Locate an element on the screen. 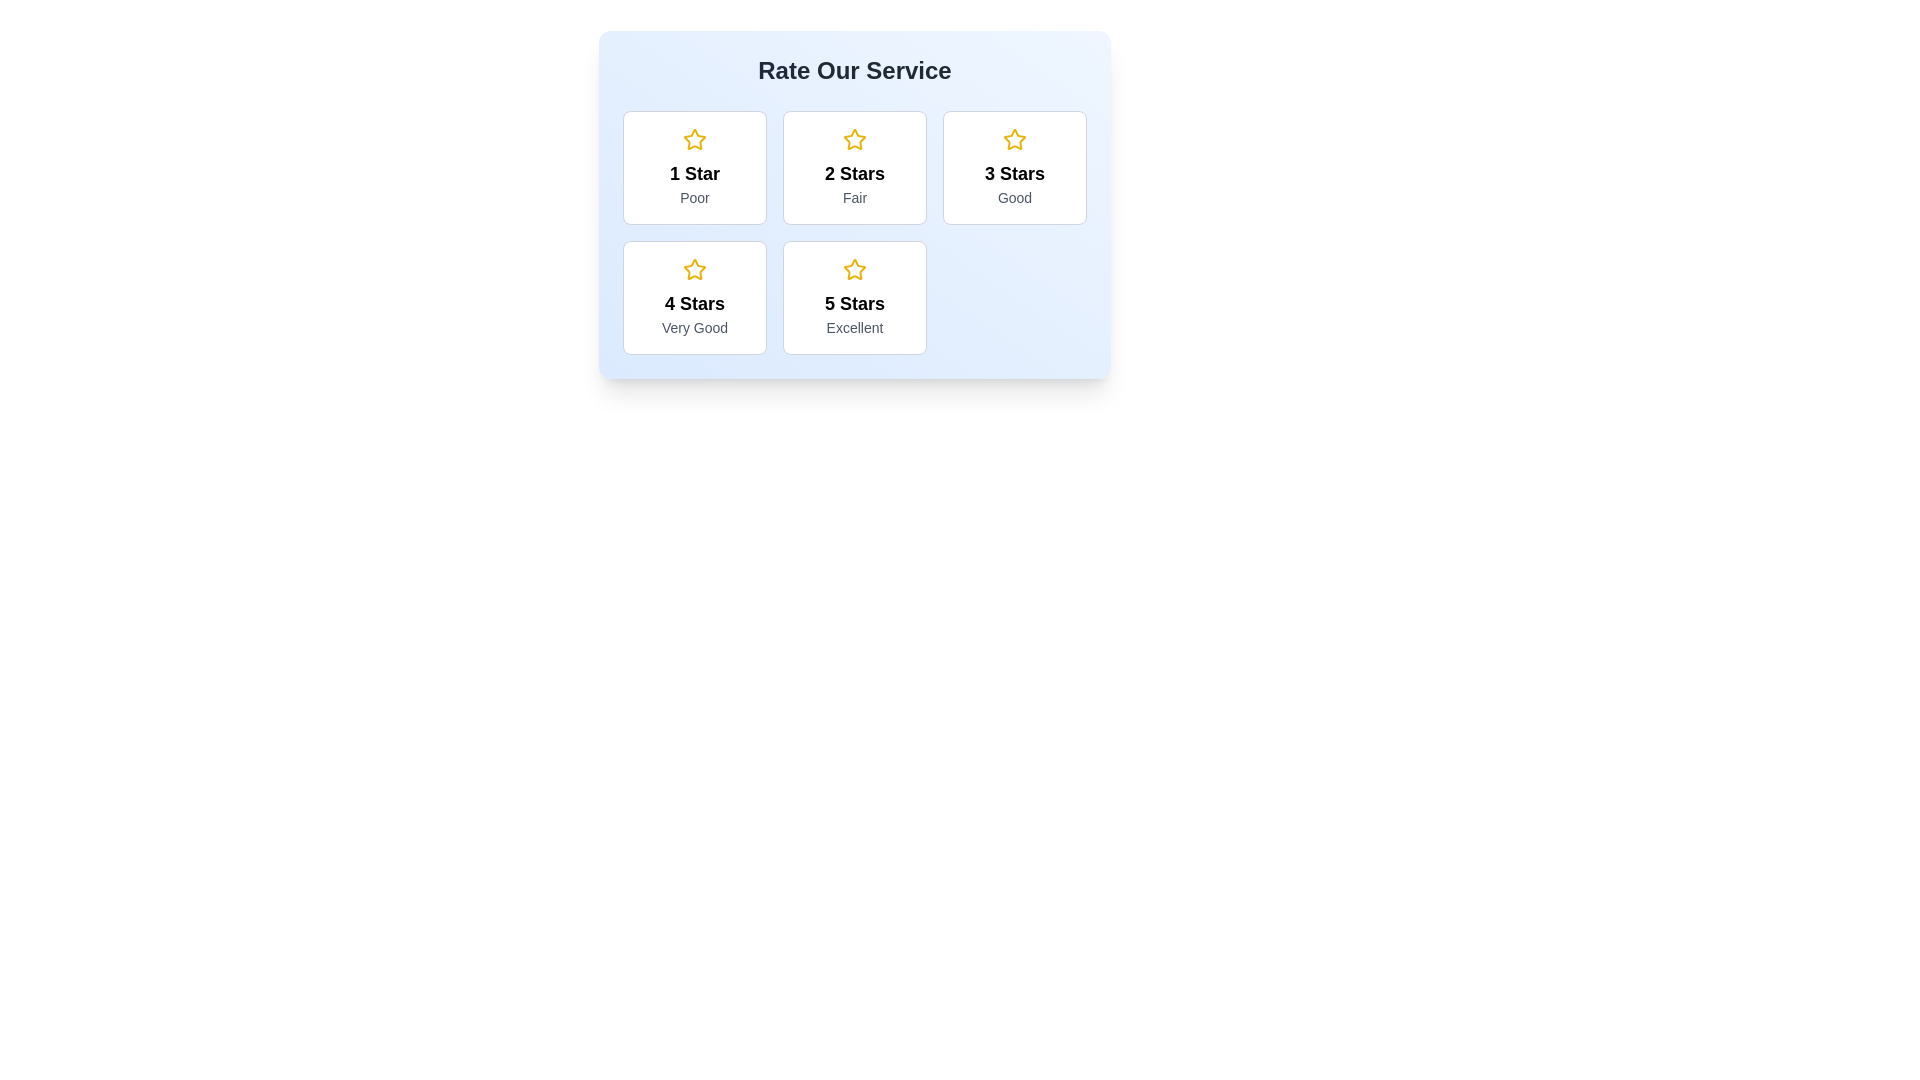 The height and width of the screenshot is (1080, 1920). the header text 'Rate Our Service' which is styled in bold and large font, positioned at the top center of the rating area is located at coordinates (854, 69).